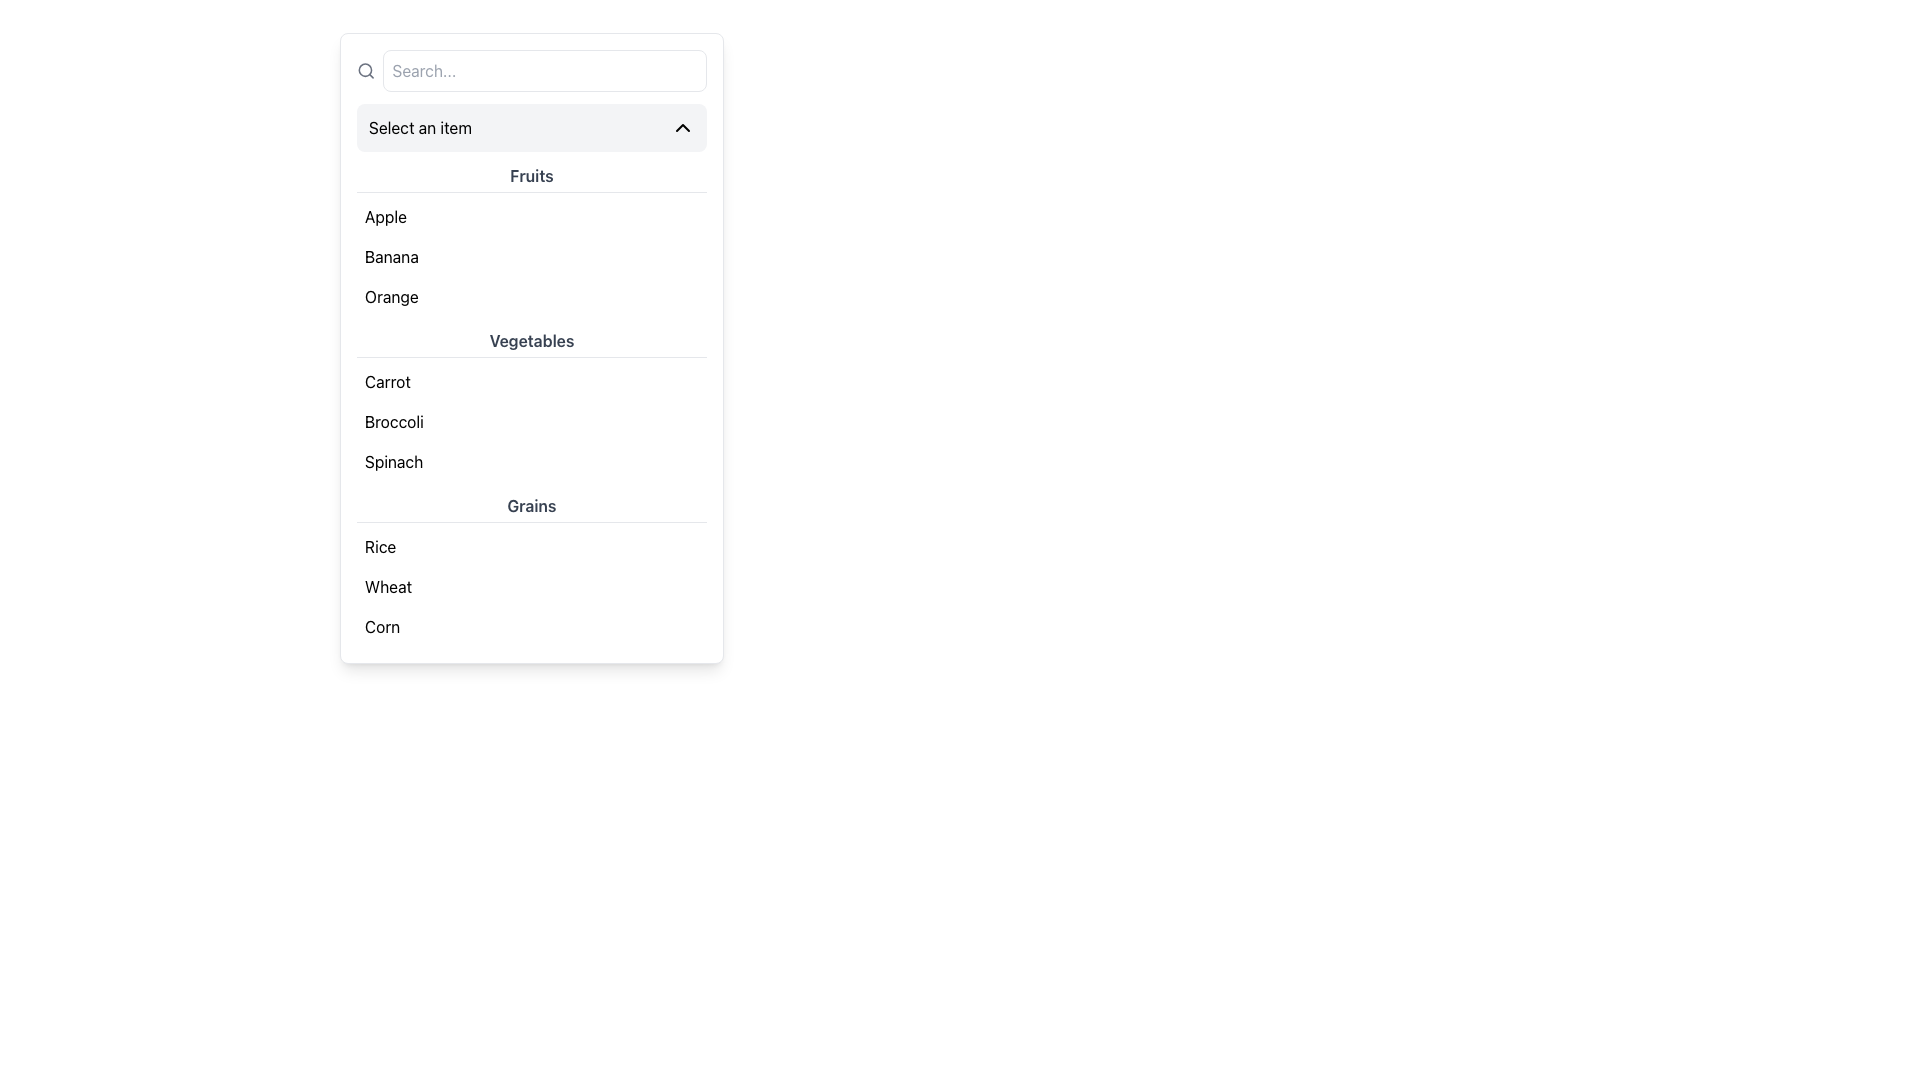 The height and width of the screenshot is (1080, 1920). I want to click on the second item in the 'Fruits' section of the menu, so click(532, 256).